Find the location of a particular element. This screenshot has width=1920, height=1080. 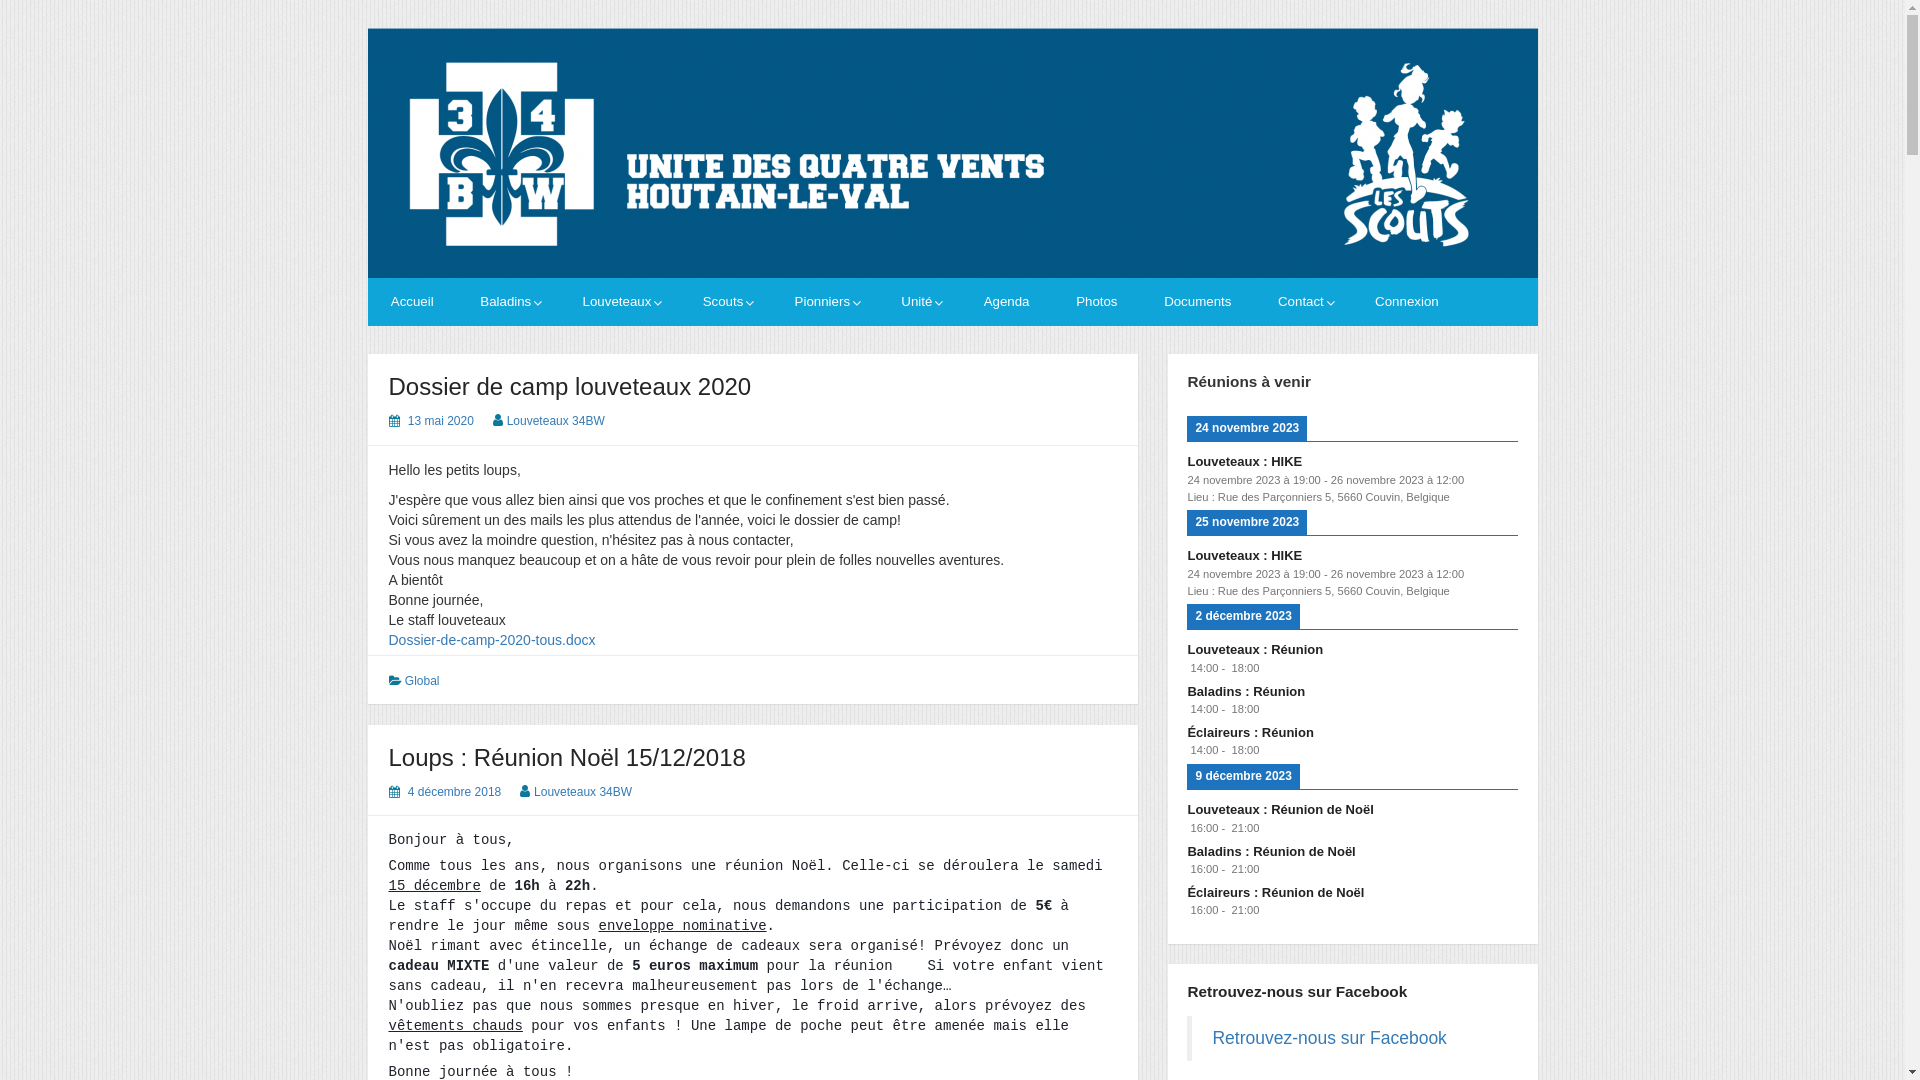

'Dossier de camp louveteaux 2020' is located at coordinates (568, 386).